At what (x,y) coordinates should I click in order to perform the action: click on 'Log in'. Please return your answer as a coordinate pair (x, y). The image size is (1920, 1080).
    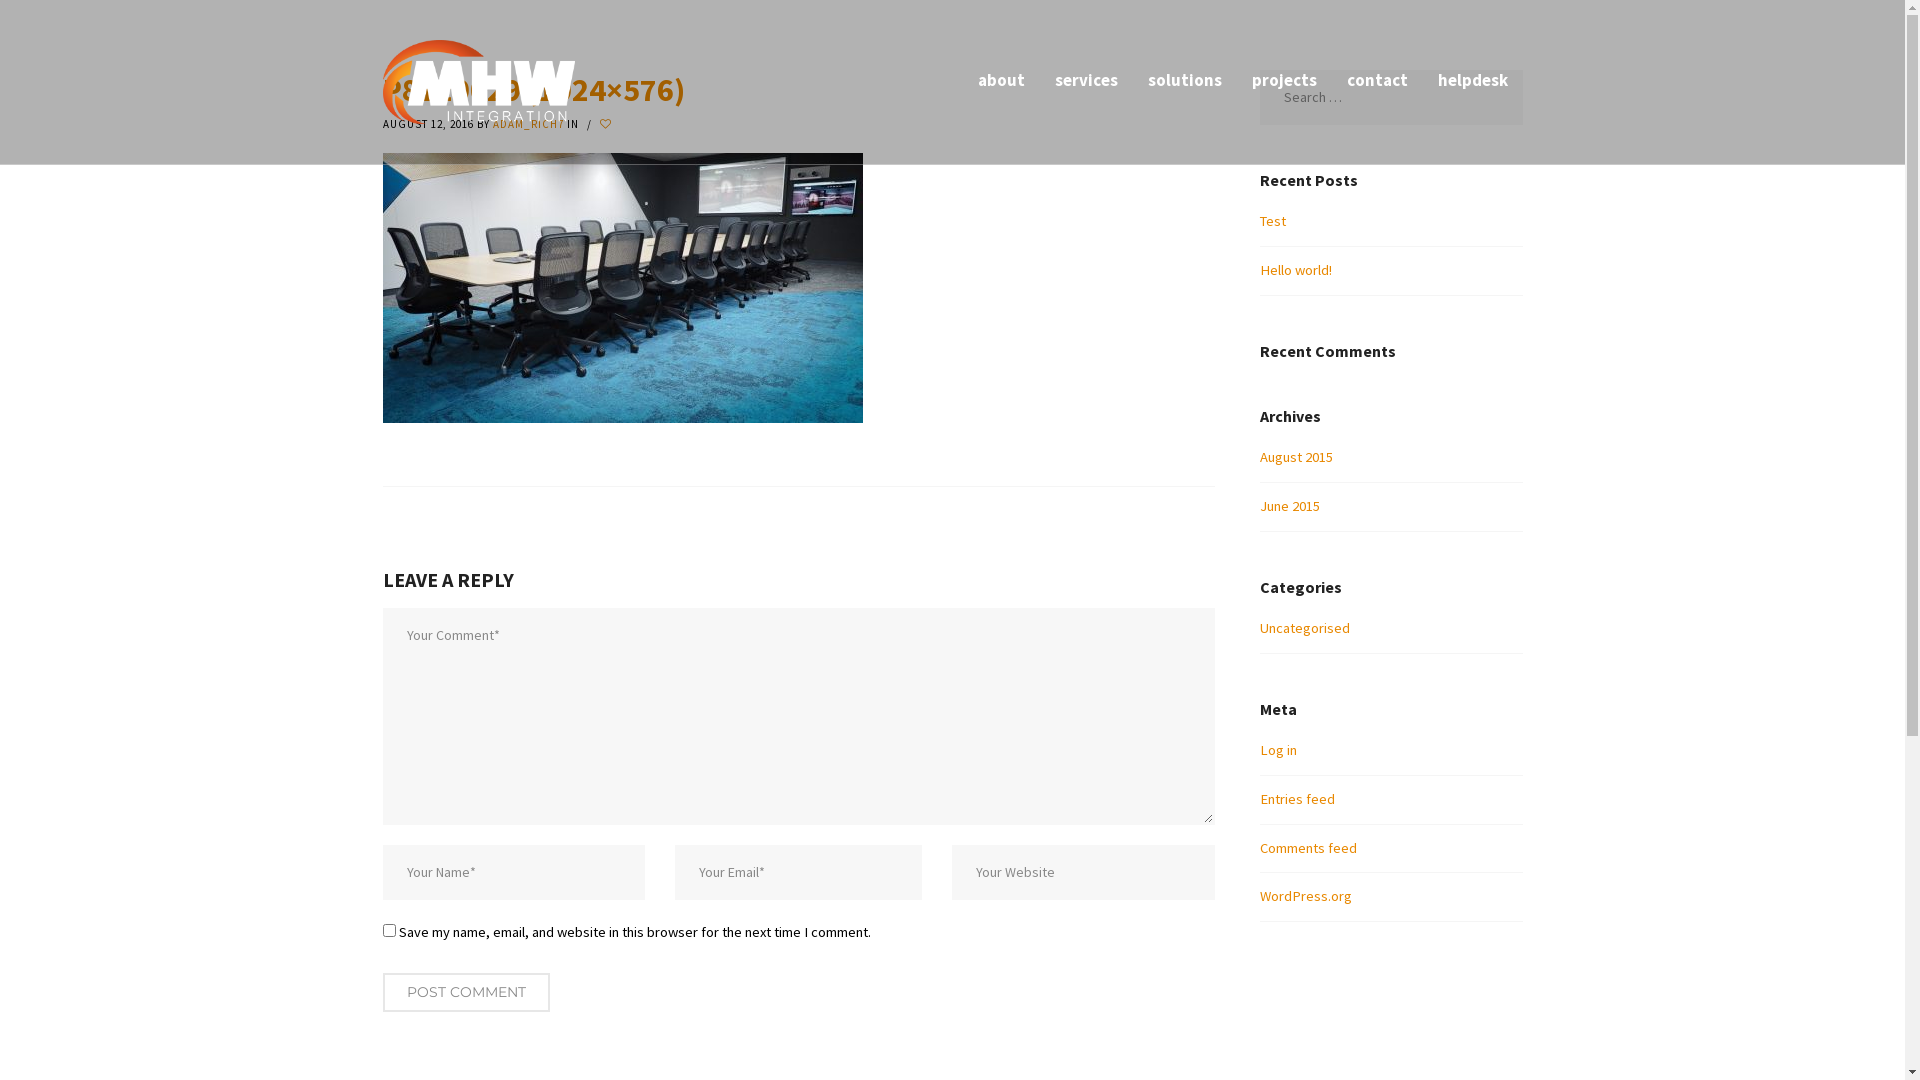
    Looking at the image, I should click on (1277, 749).